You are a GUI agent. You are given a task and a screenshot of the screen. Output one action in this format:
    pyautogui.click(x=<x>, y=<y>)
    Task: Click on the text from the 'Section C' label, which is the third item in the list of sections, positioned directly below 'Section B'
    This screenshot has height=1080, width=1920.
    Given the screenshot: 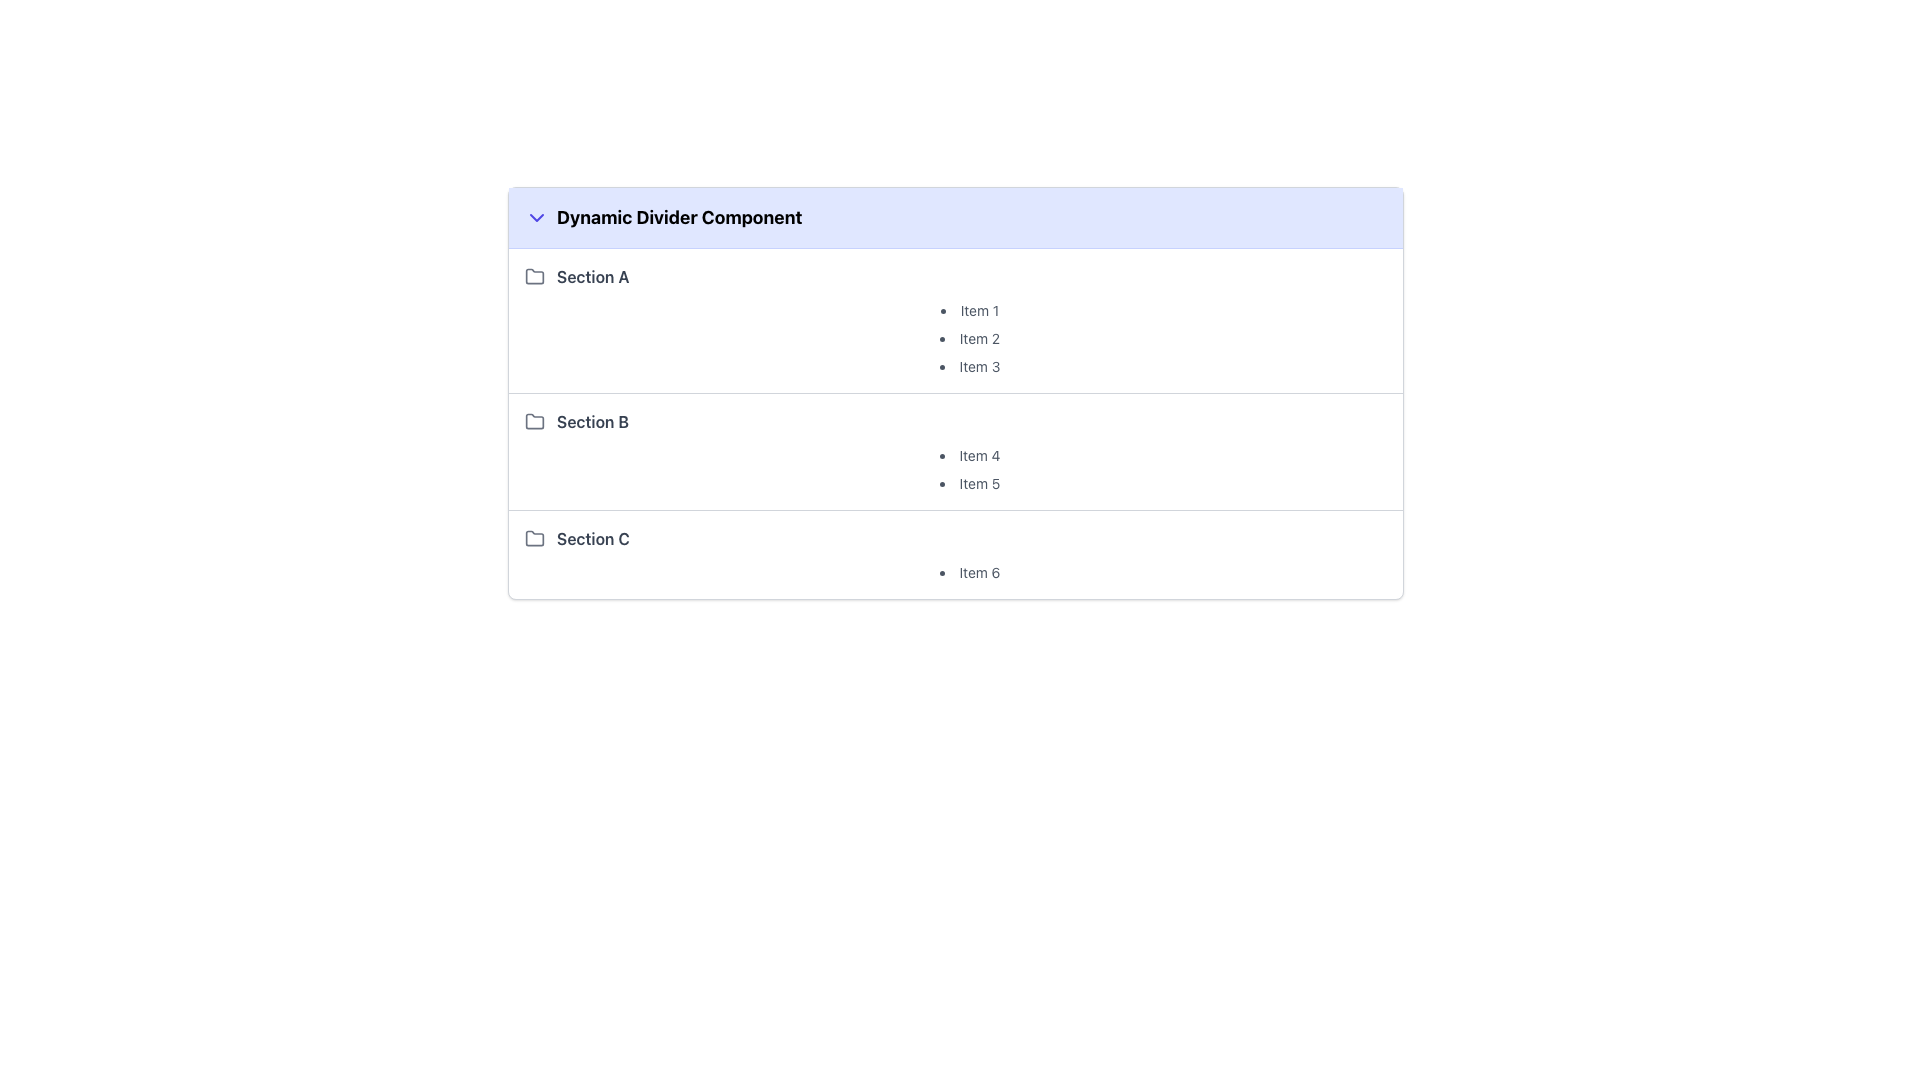 What is the action you would take?
    pyautogui.click(x=592, y=538)
    